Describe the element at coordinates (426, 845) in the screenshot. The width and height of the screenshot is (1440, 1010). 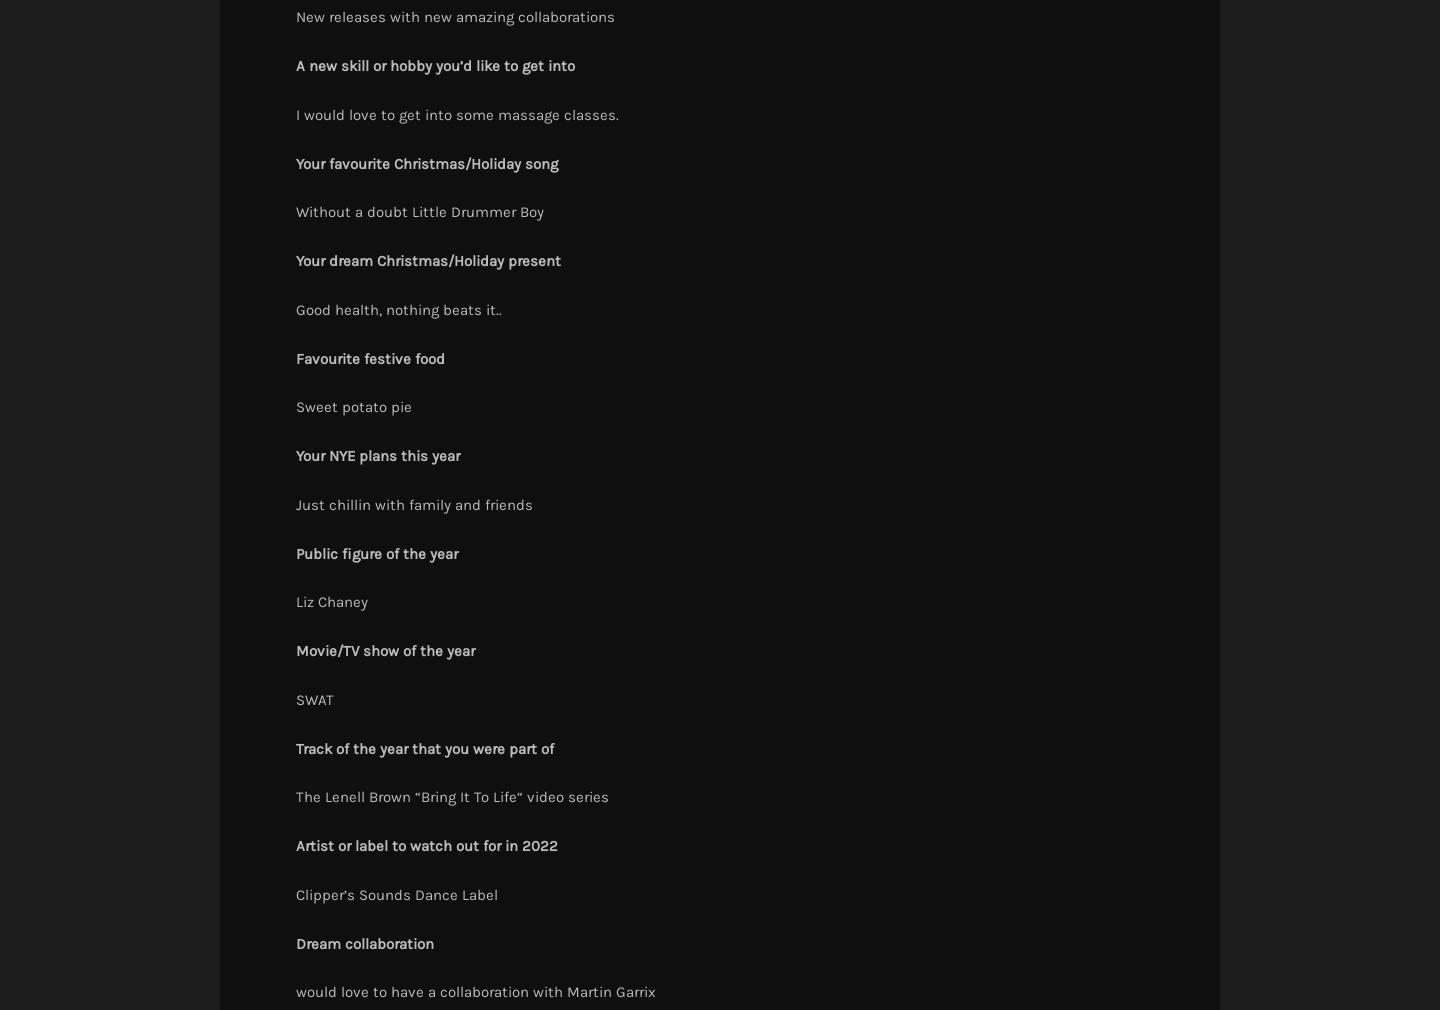
I see `'Artist or label to watch out for in 2022'` at that location.